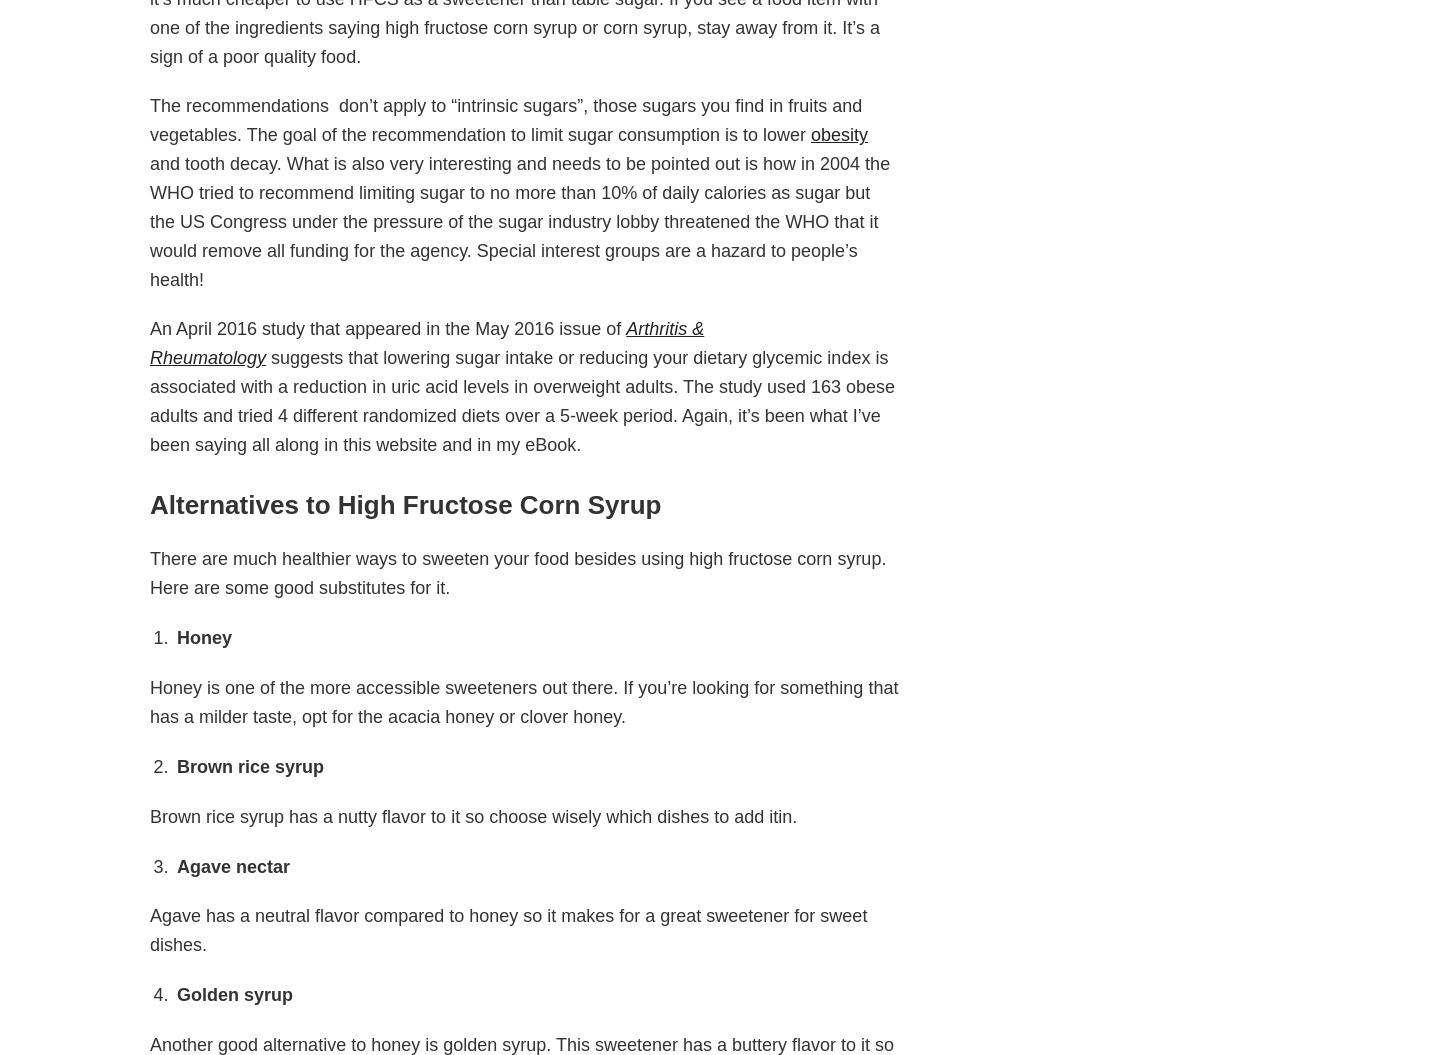 Image resolution: width=1440 pixels, height=1055 pixels. Describe the element at coordinates (149, 700) in the screenshot. I see `'Honey is one of the more accessible sweeteners out there. If you’re looking for something that has a milder taste, opt for the acacia honey or clover honey.'` at that location.